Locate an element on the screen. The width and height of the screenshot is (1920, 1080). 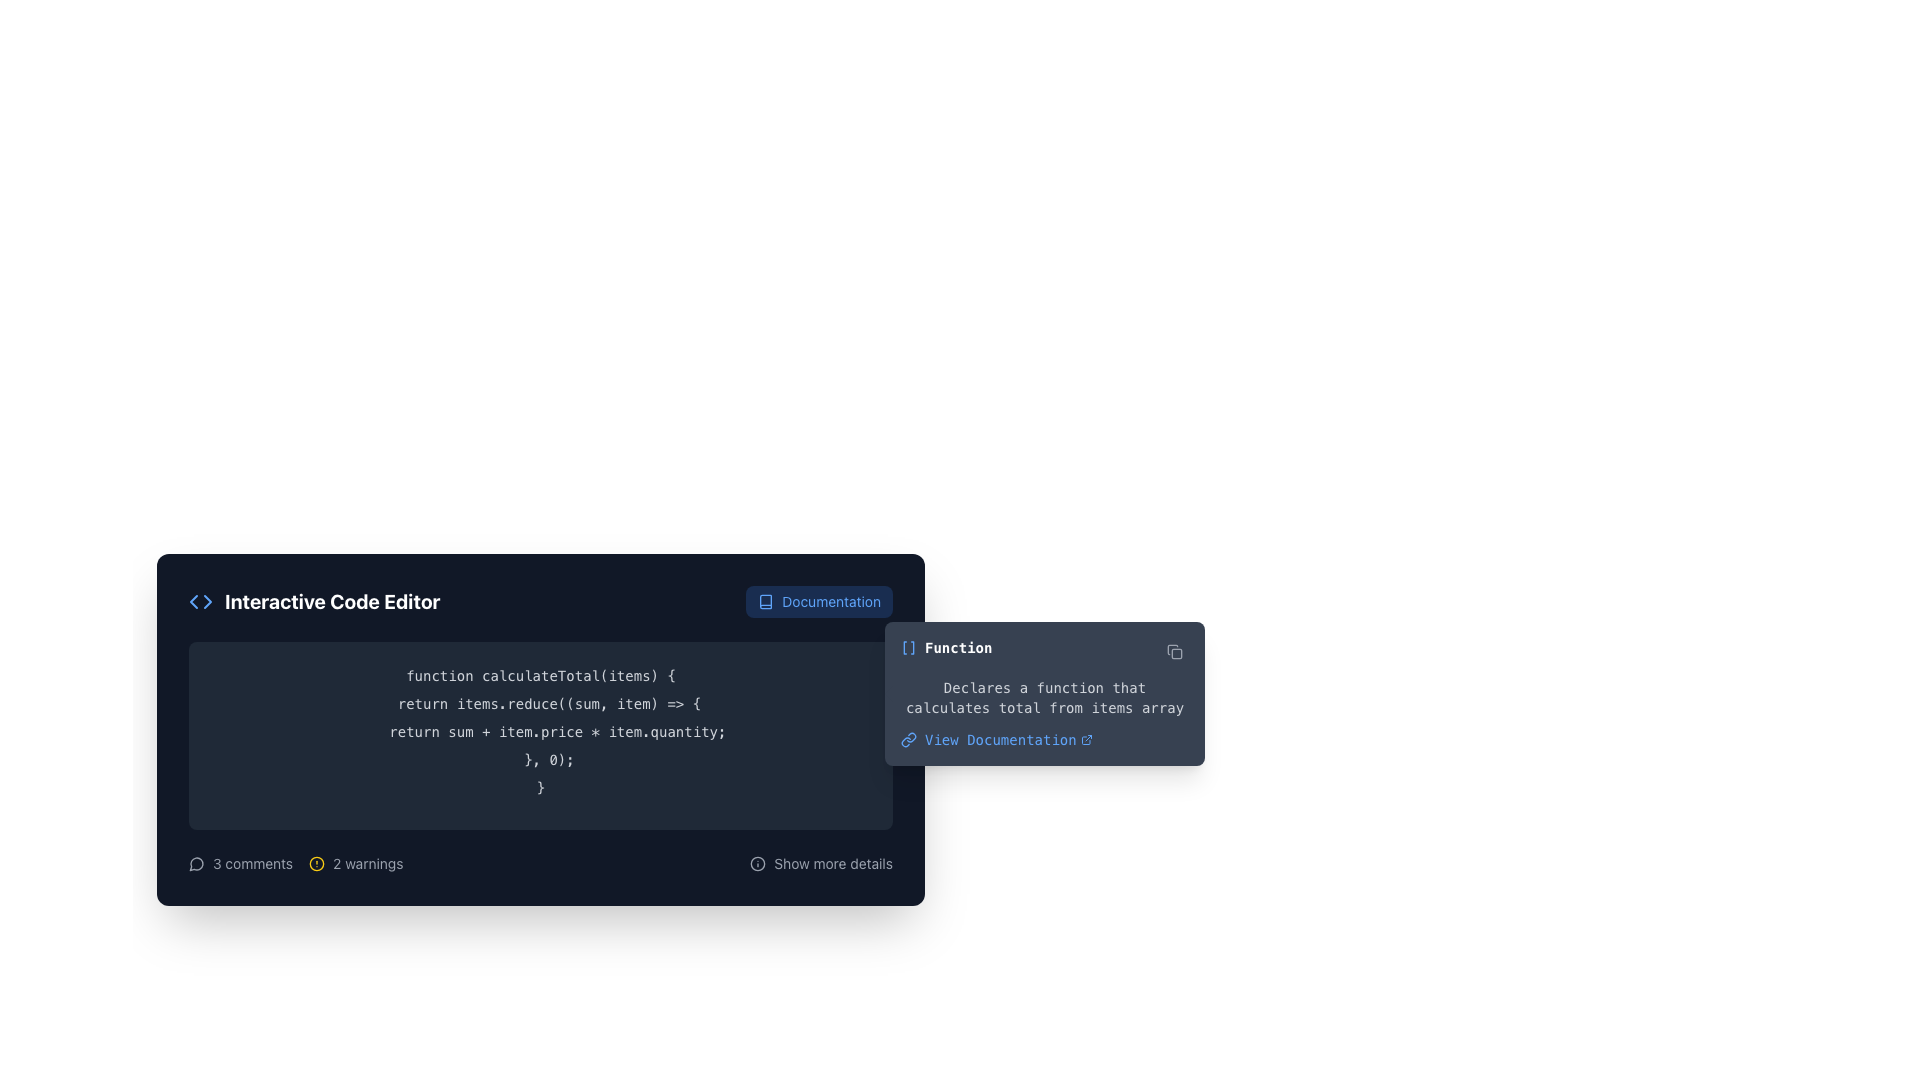
the hyperlink located at the bottom right of the tooltip that provides details about a function, which opens the browser context menu options related to links is located at coordinates (1008, 740).